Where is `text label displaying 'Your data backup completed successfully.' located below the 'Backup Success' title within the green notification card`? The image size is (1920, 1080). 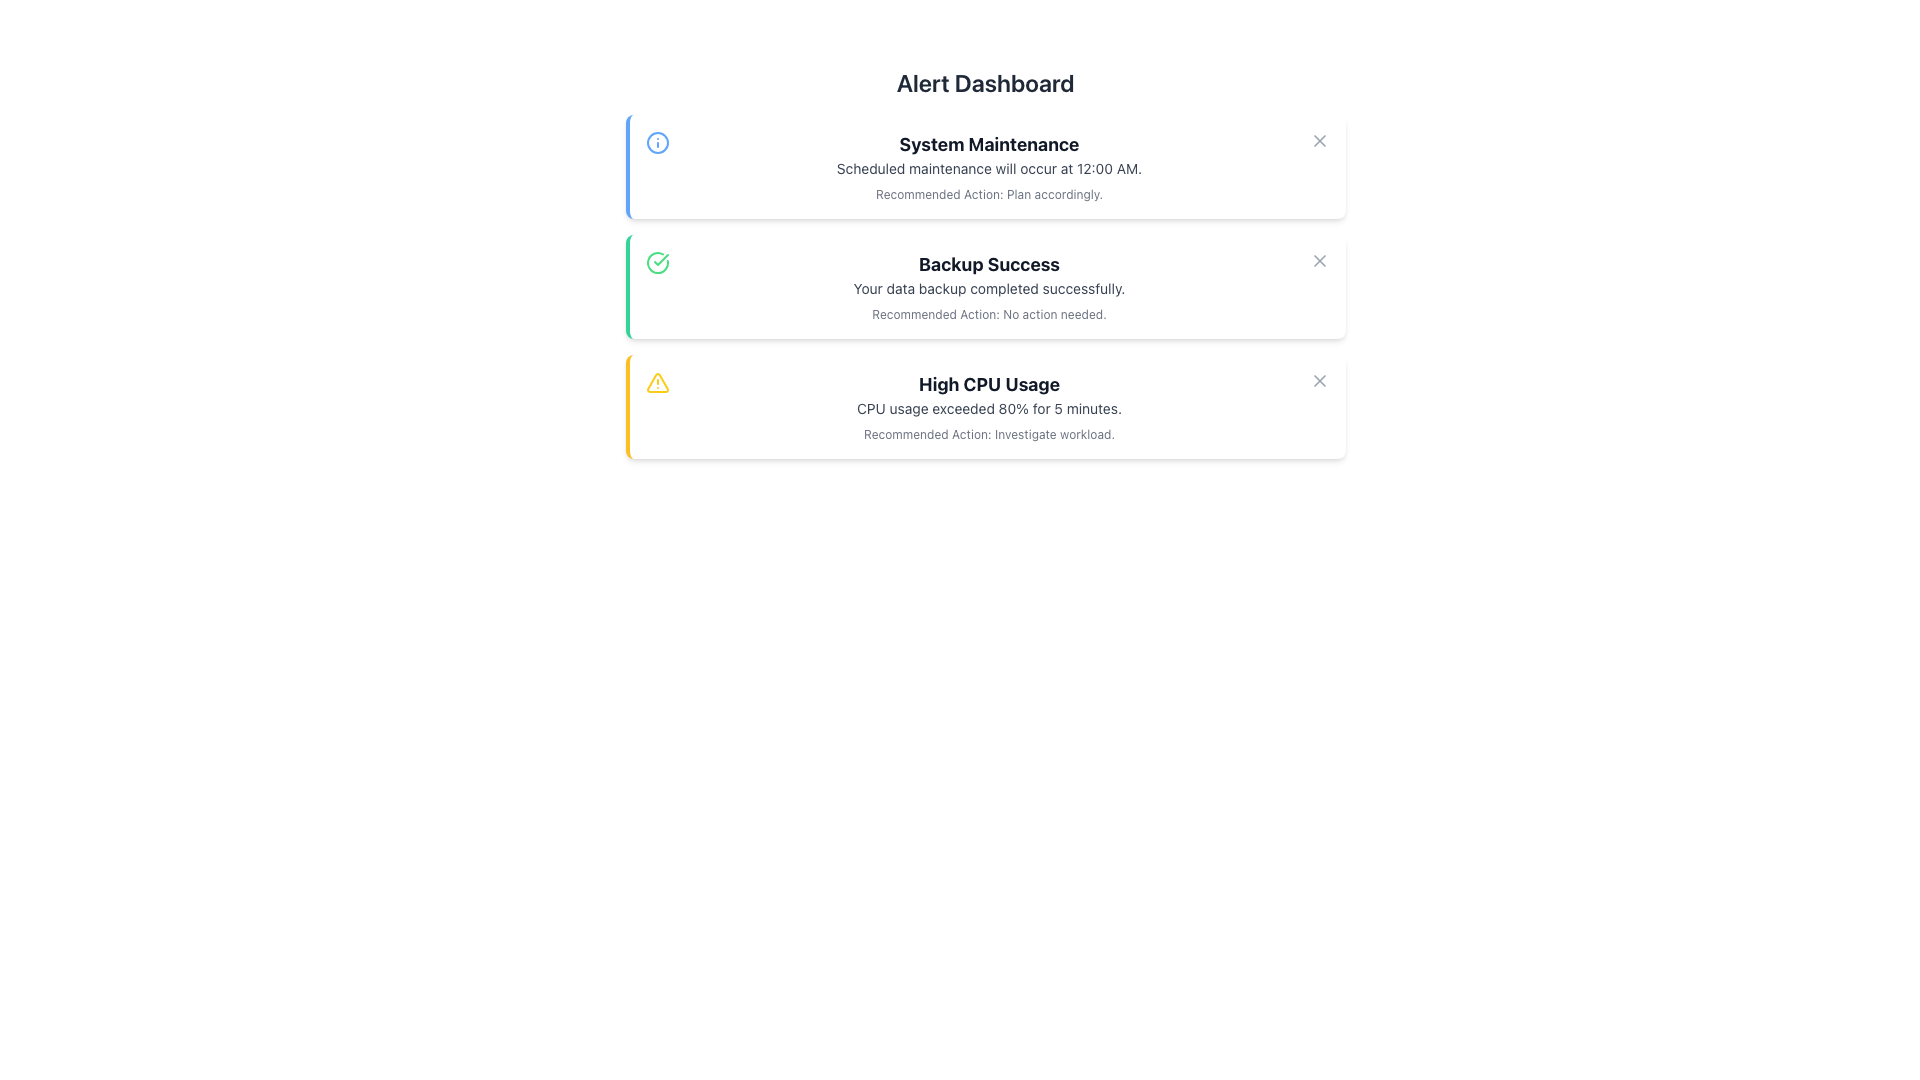 text label displaying 'Your data backup completed successfully.' located below the 'Backup Success' title within the green notification card is located at coordinates (989, 289).